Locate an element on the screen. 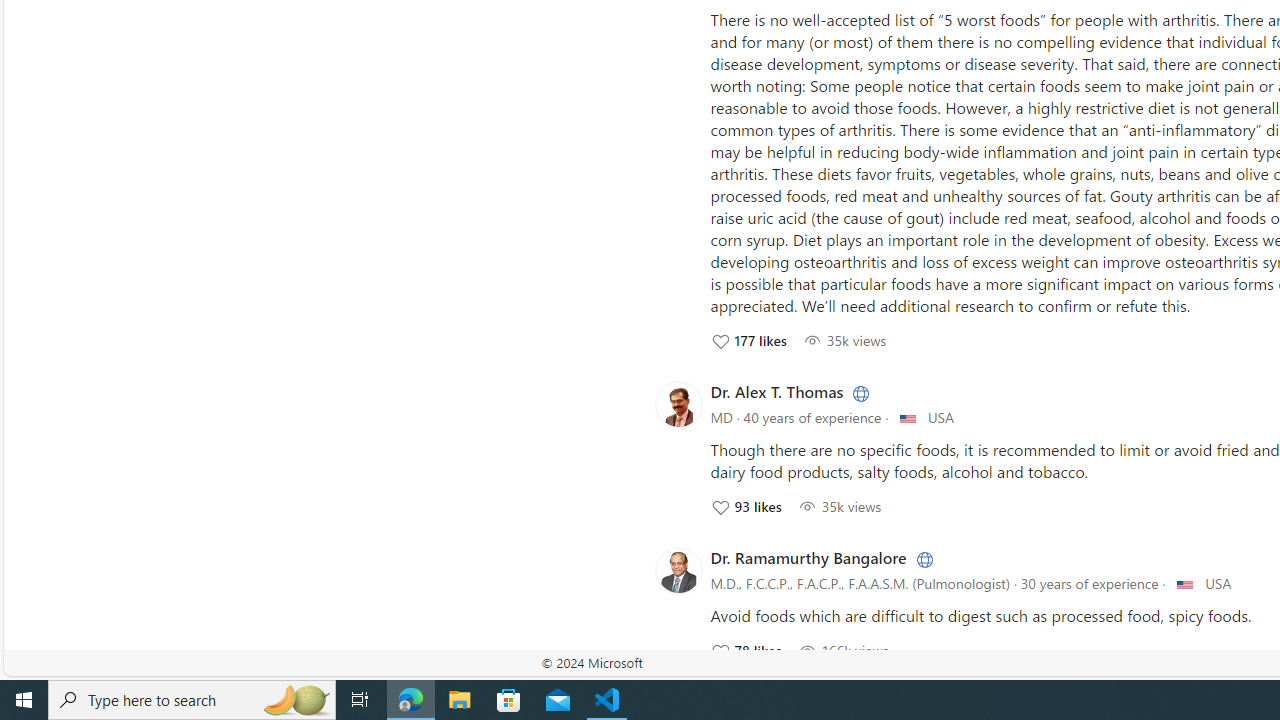 The height and width of the screenshot is (720, 1280). 'doctorIconRound' is located at coordinates (678, 570).